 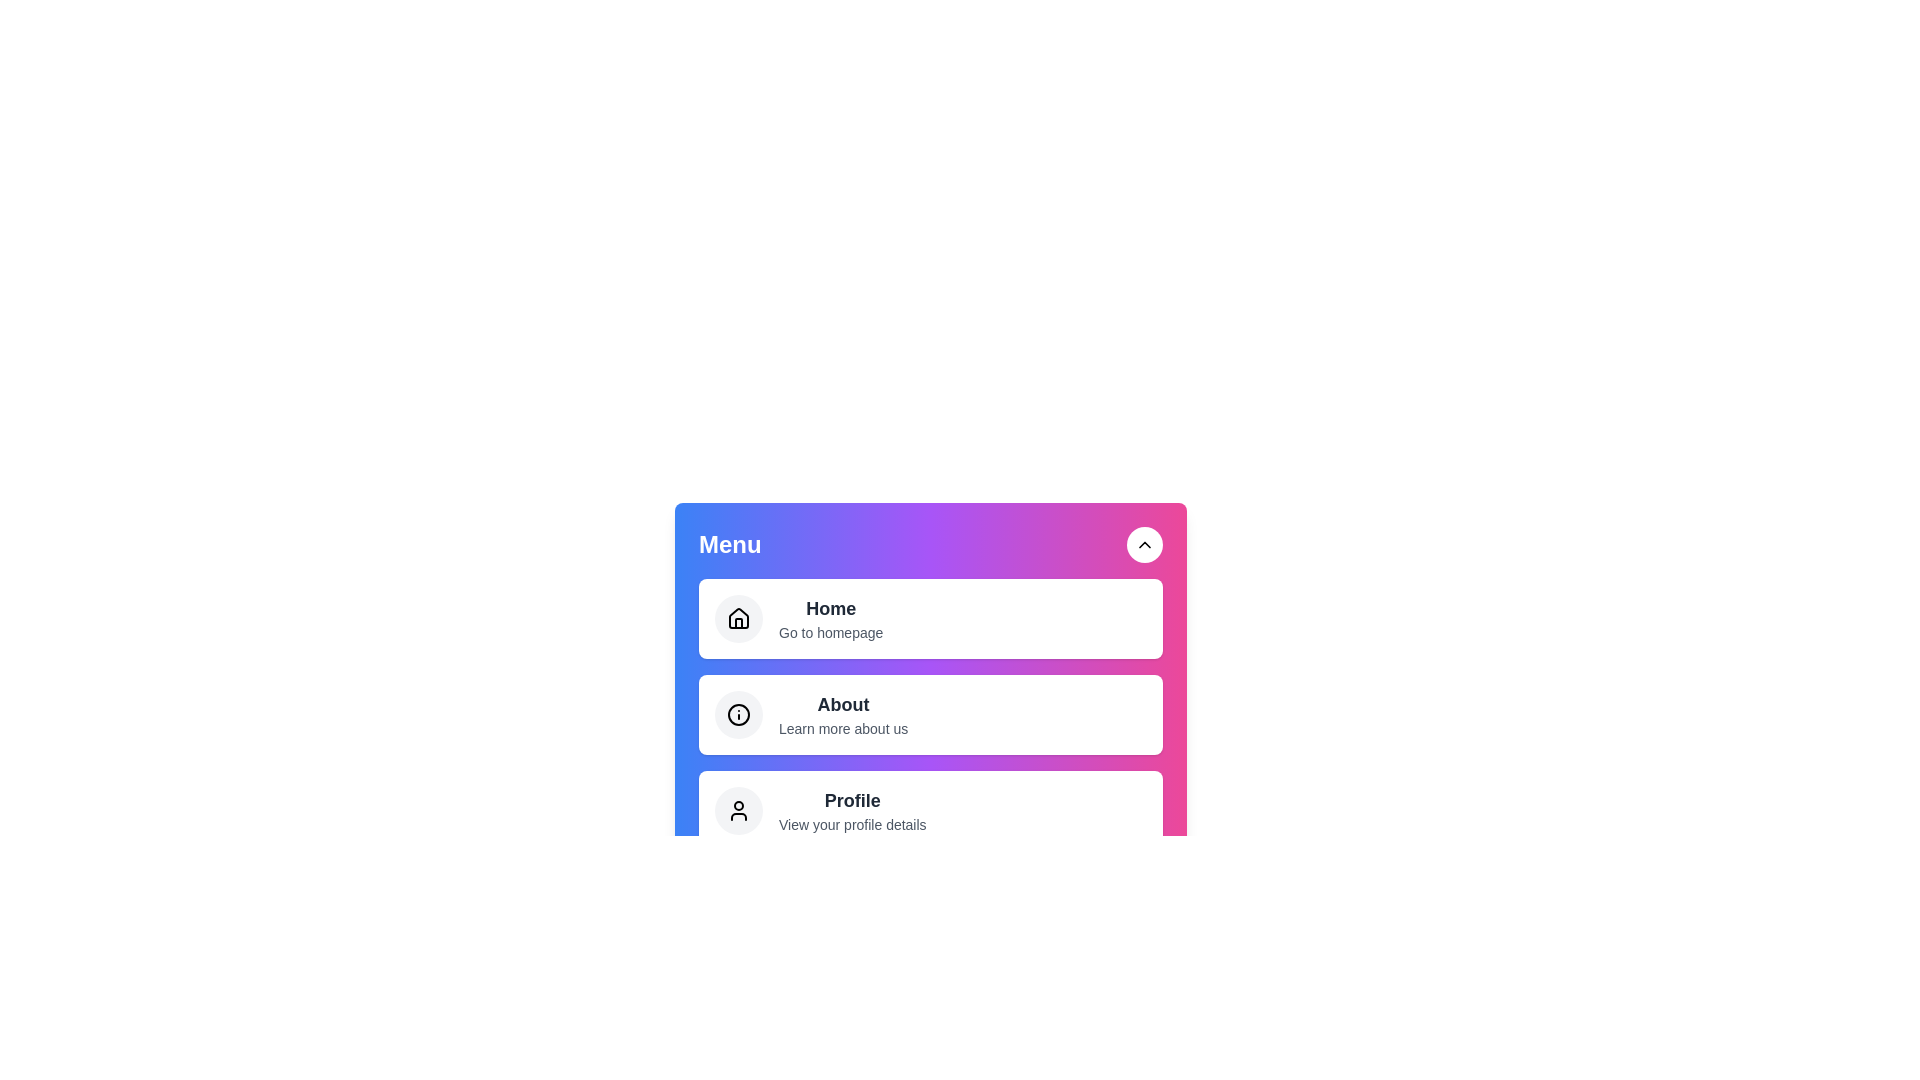 I want to click on toggle button to open or close the menu, so click(x=1145, y=544).